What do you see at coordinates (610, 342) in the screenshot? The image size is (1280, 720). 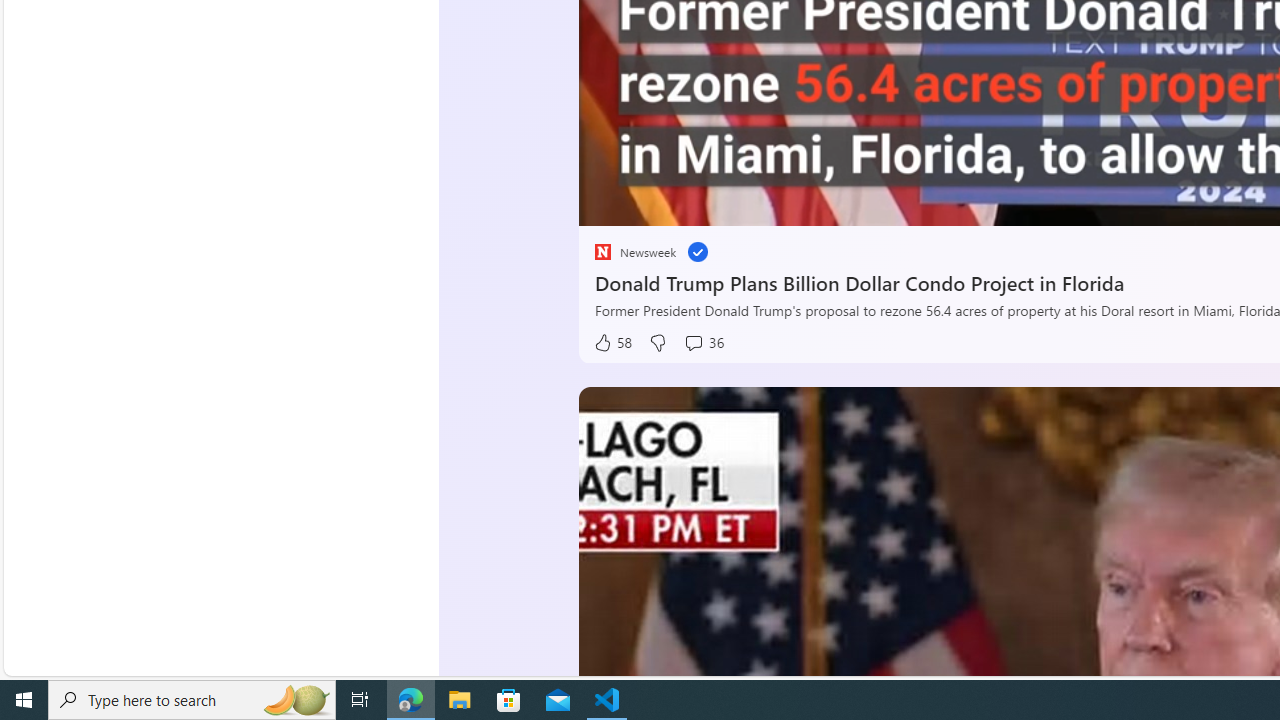 I see `'58 Like'` at bounding box center [610, 342].